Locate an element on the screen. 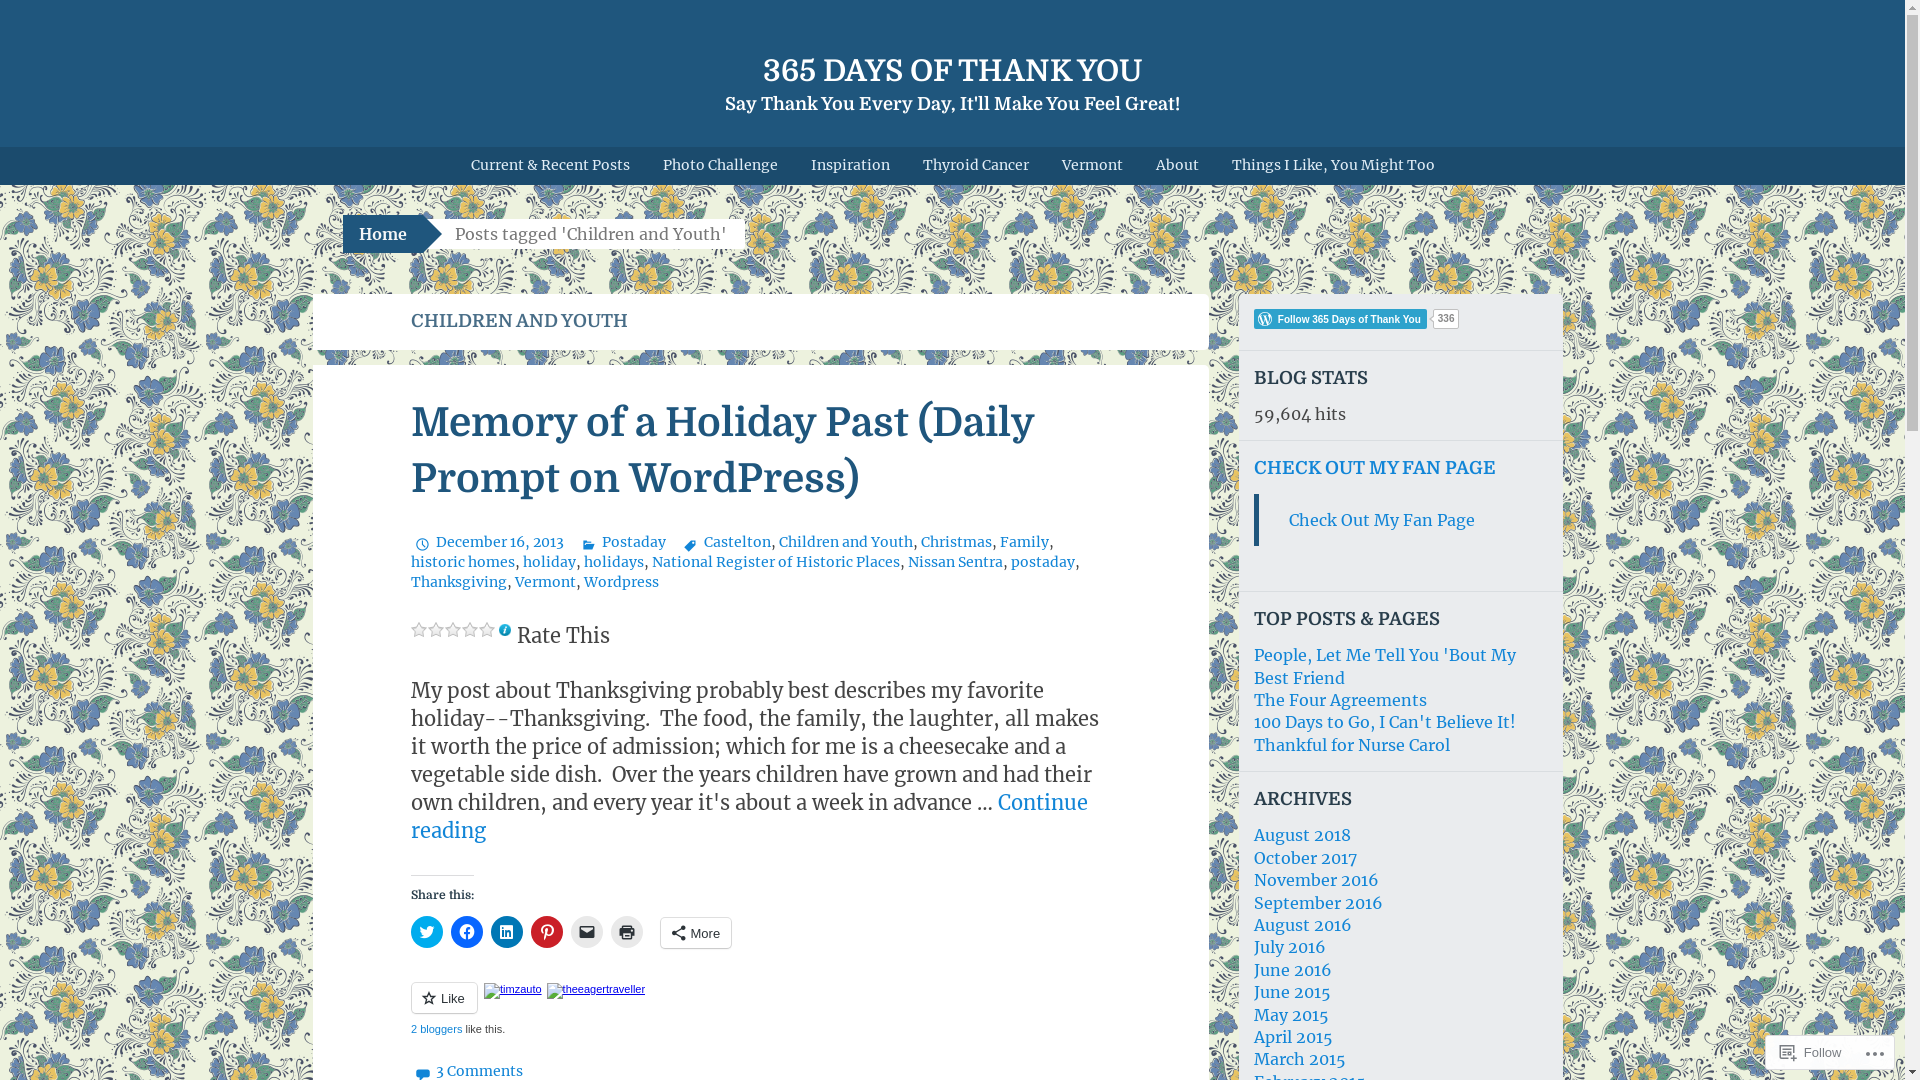 The image size is (1920, 1080). 'Thankful for Nurse Carol' is located at coordinates (1352, 744).